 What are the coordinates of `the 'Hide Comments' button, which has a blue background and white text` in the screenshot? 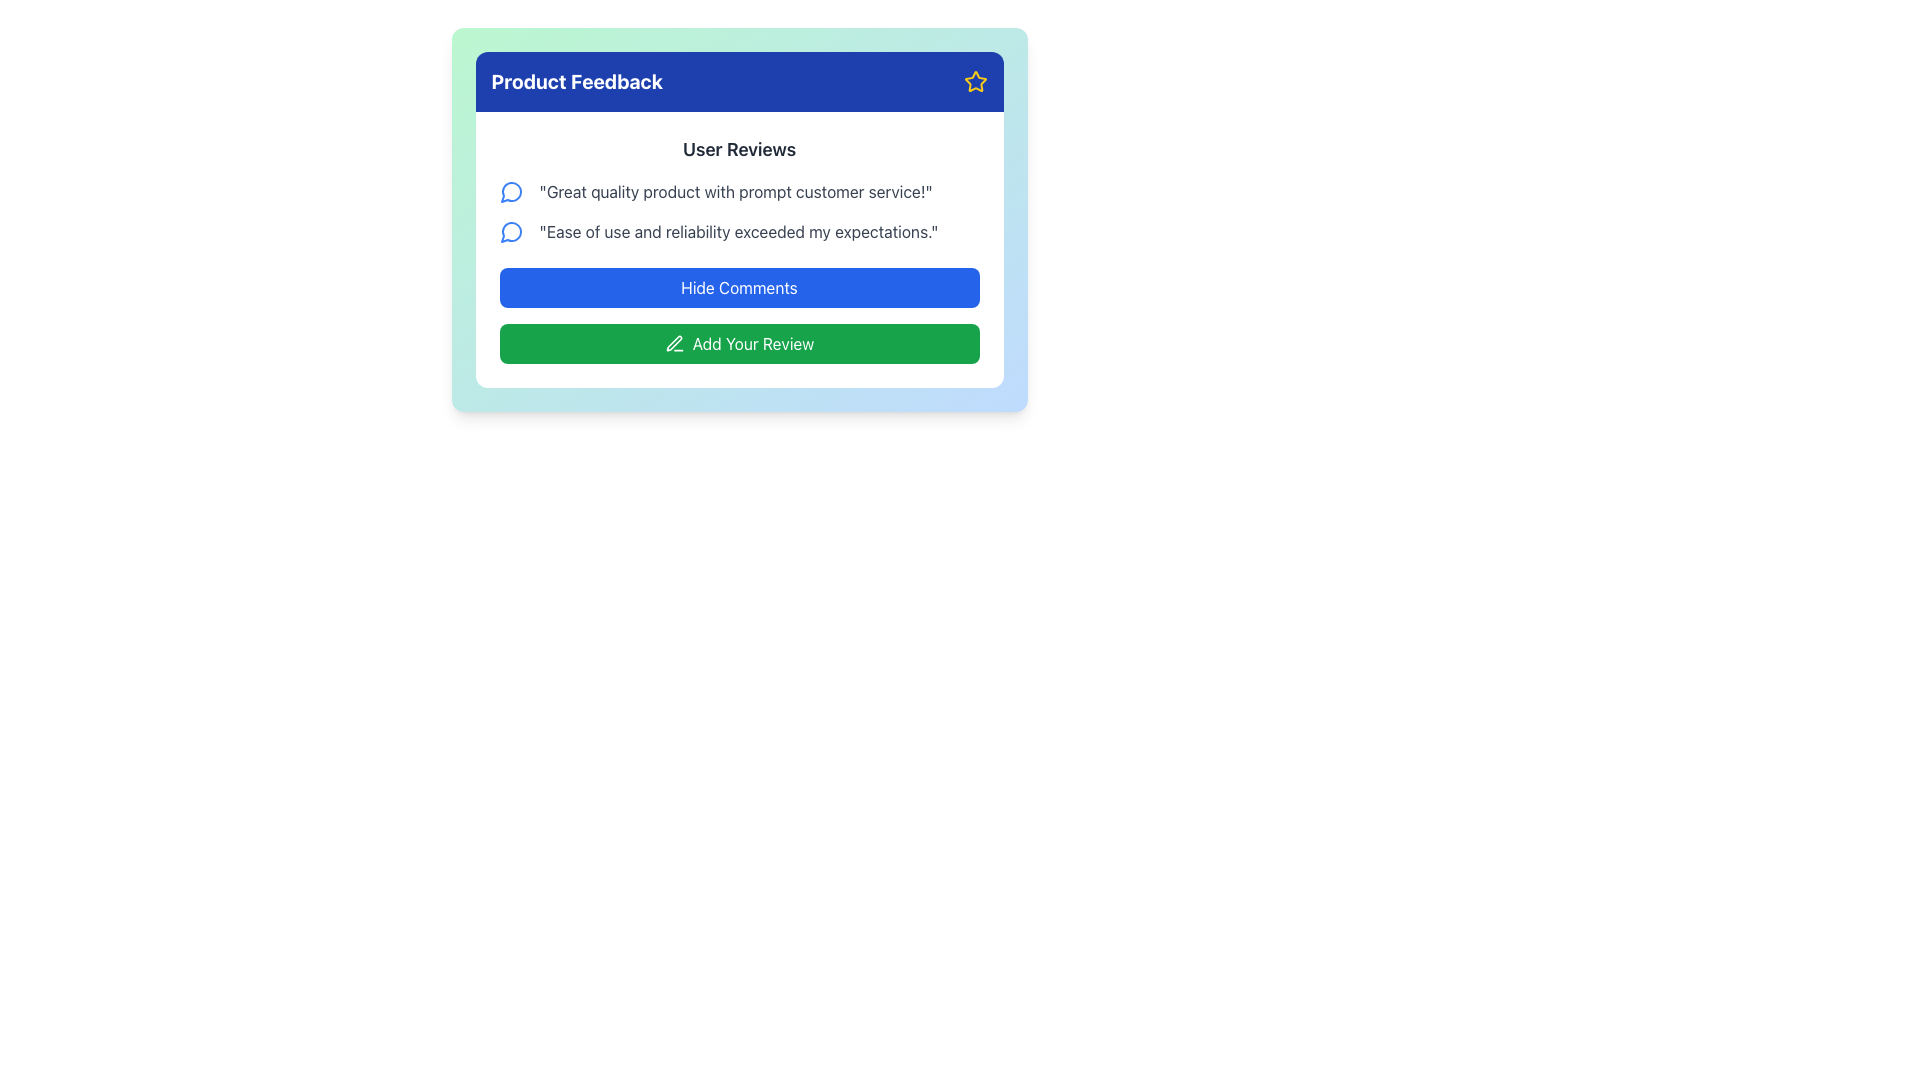 It's located at (738, 288).